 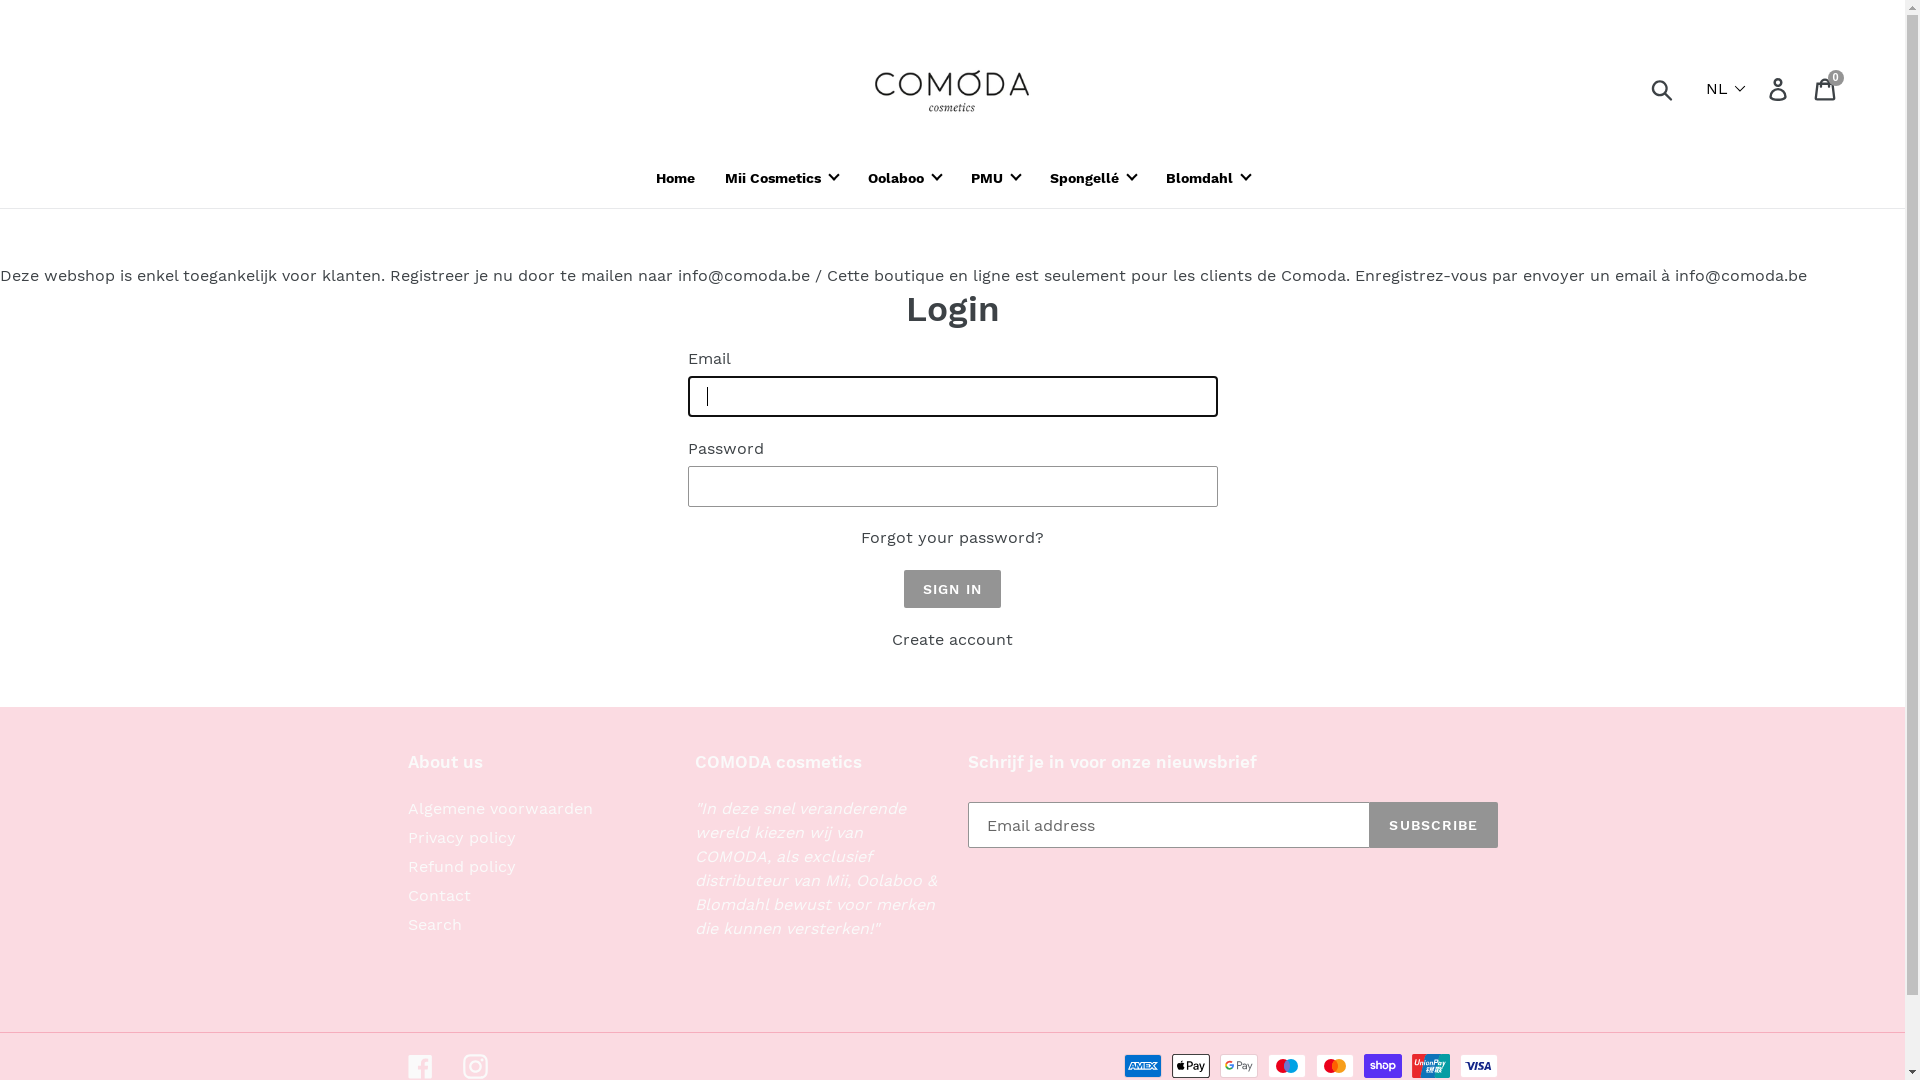 I want to click on 'Create account', so click(x=951, y=639).